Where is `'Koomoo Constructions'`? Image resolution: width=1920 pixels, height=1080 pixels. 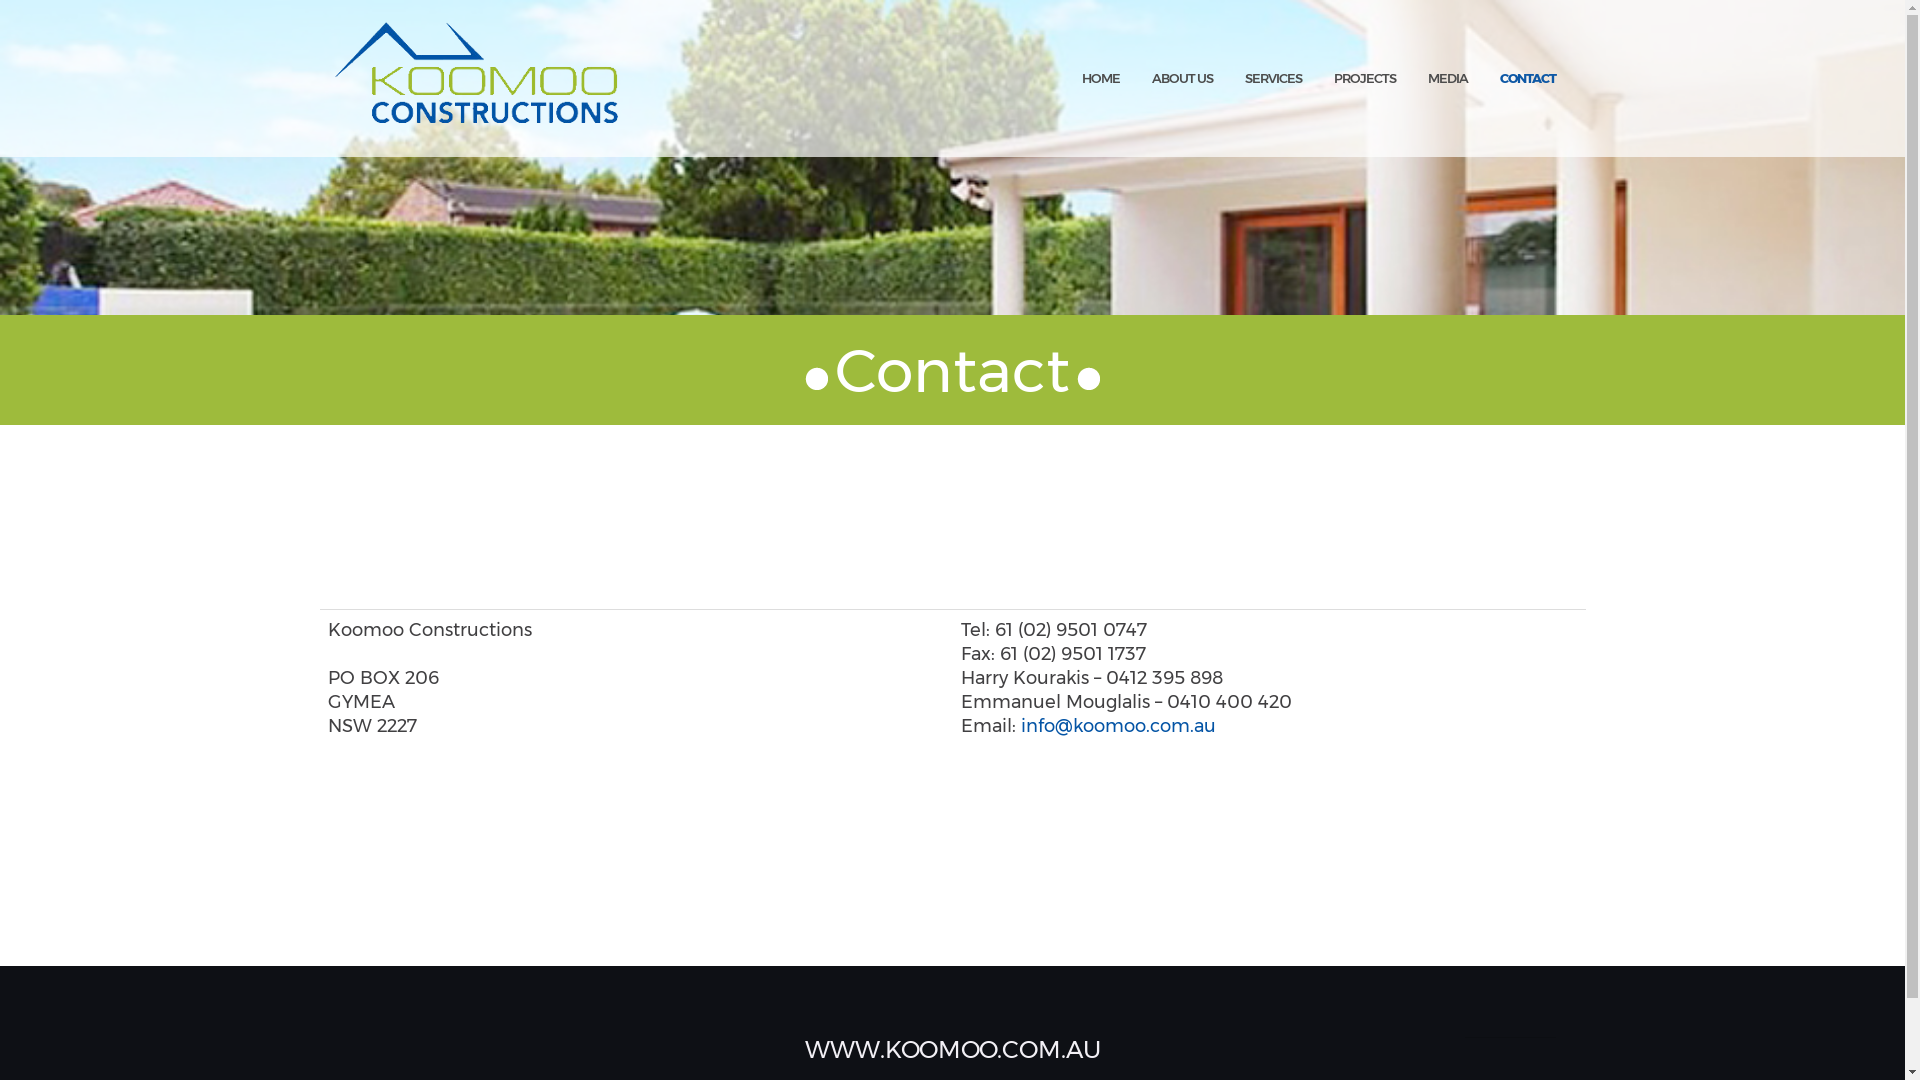
'Koomoo Constructions' is located at coordinates (474, 77).